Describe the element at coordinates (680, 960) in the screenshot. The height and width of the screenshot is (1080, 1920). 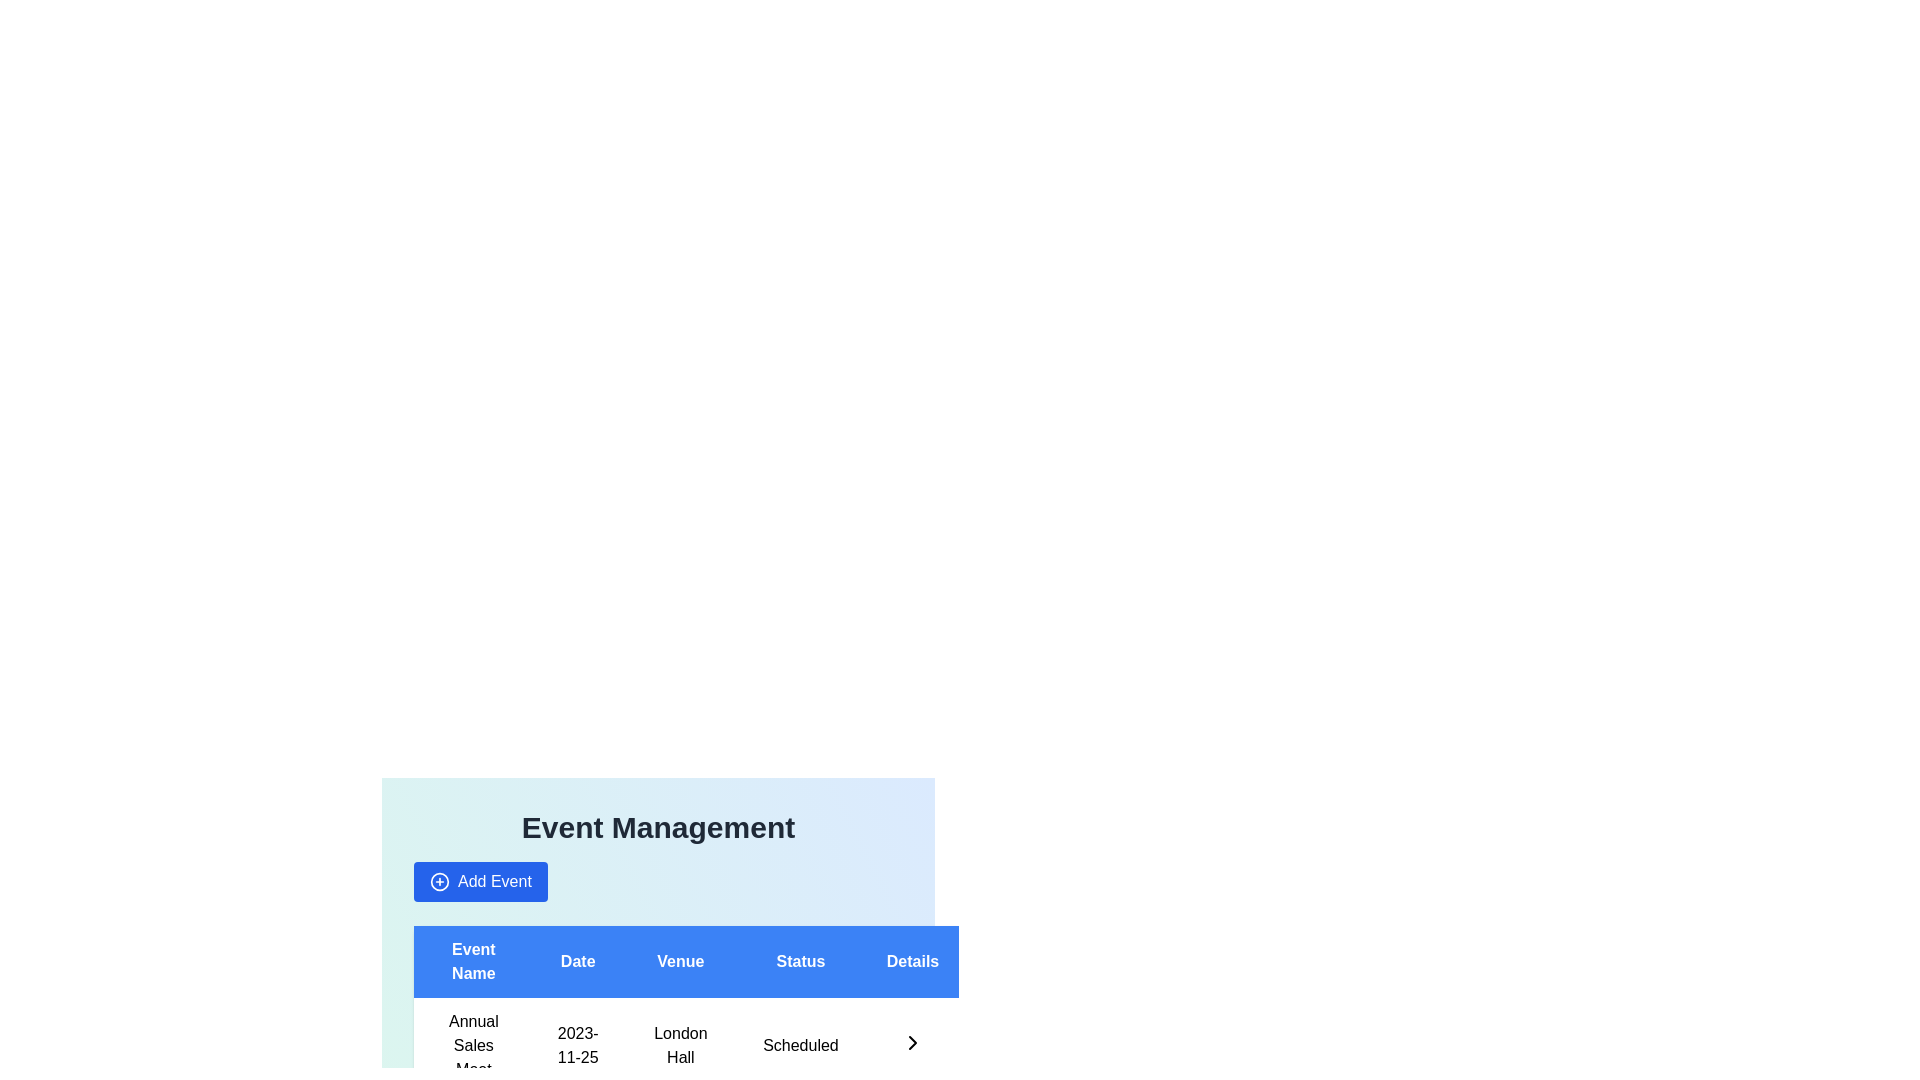
I see `the blue button labeled 'Venue' that is the third item in a horizontal menu of buttons, located centrally in the interface` at that location.